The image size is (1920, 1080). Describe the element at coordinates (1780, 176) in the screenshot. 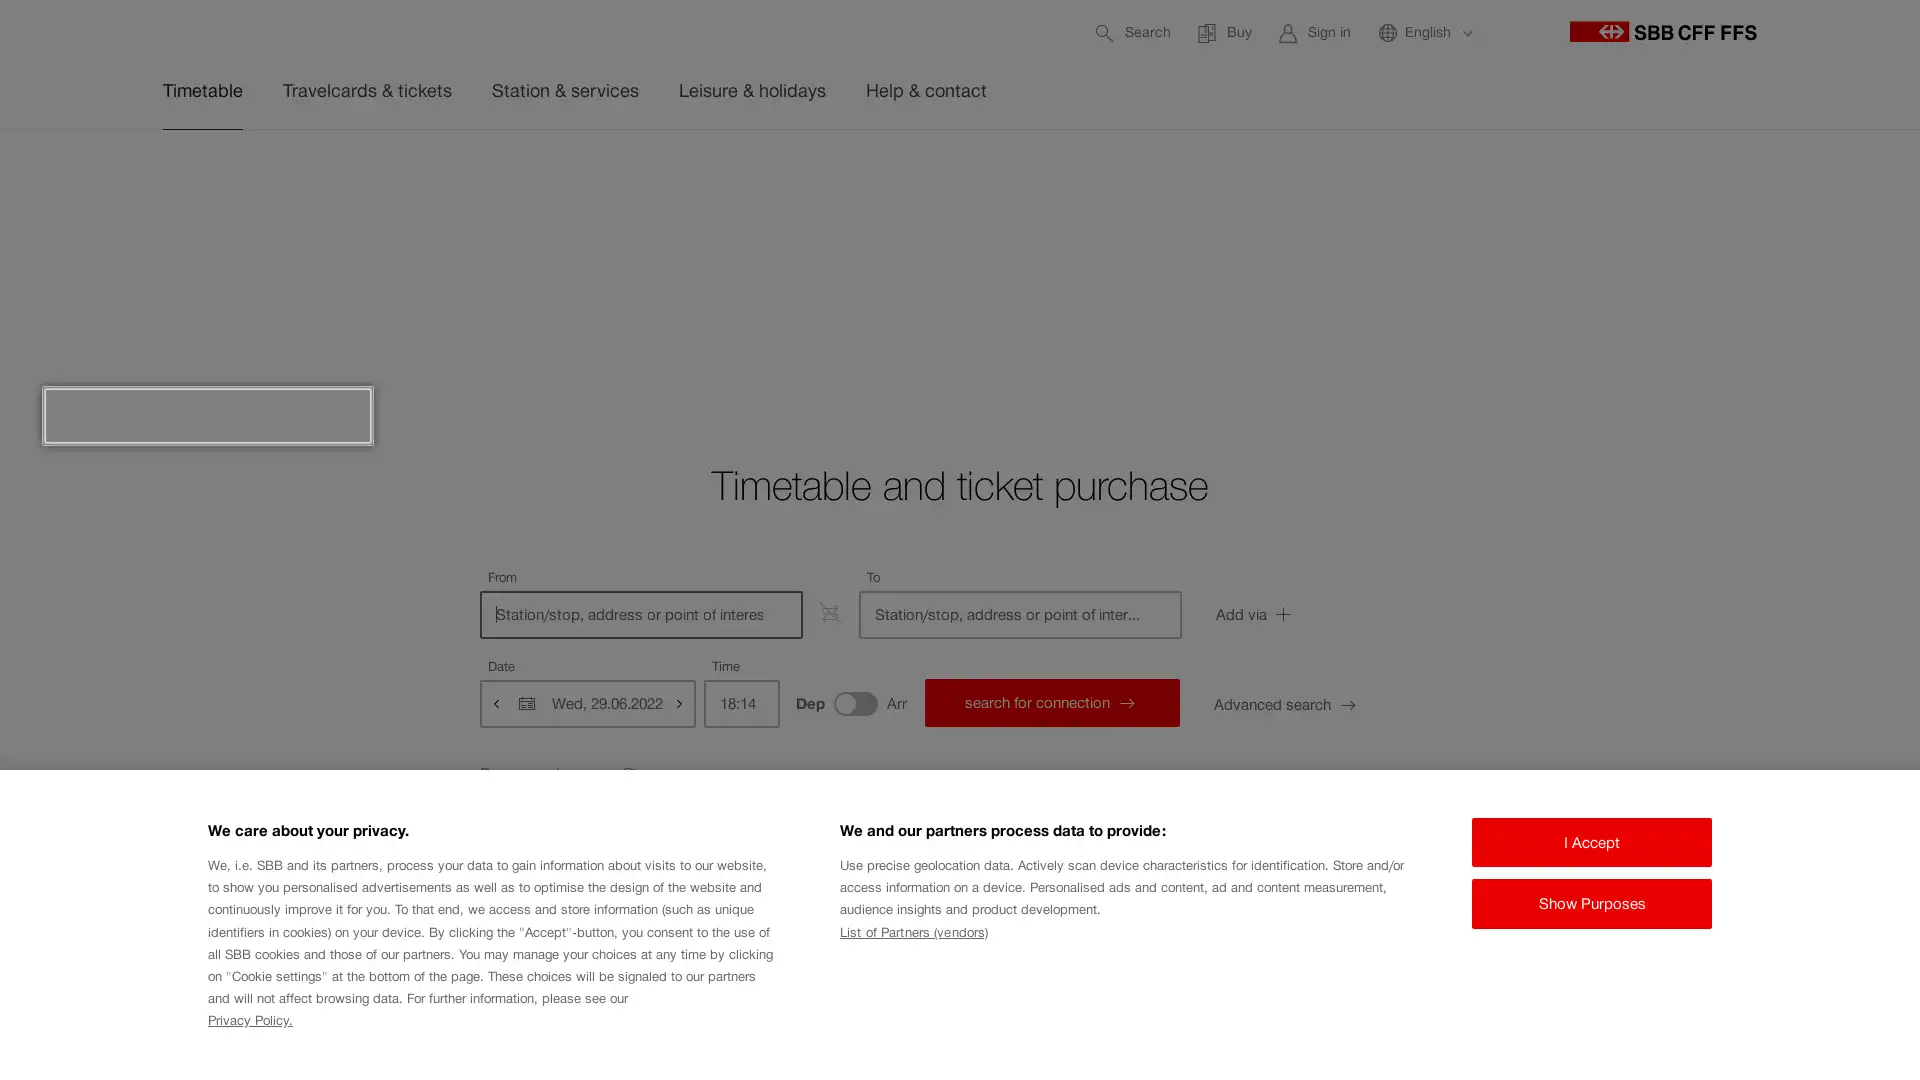

I see `Close active menu item Leisure & holidays.` at that location.